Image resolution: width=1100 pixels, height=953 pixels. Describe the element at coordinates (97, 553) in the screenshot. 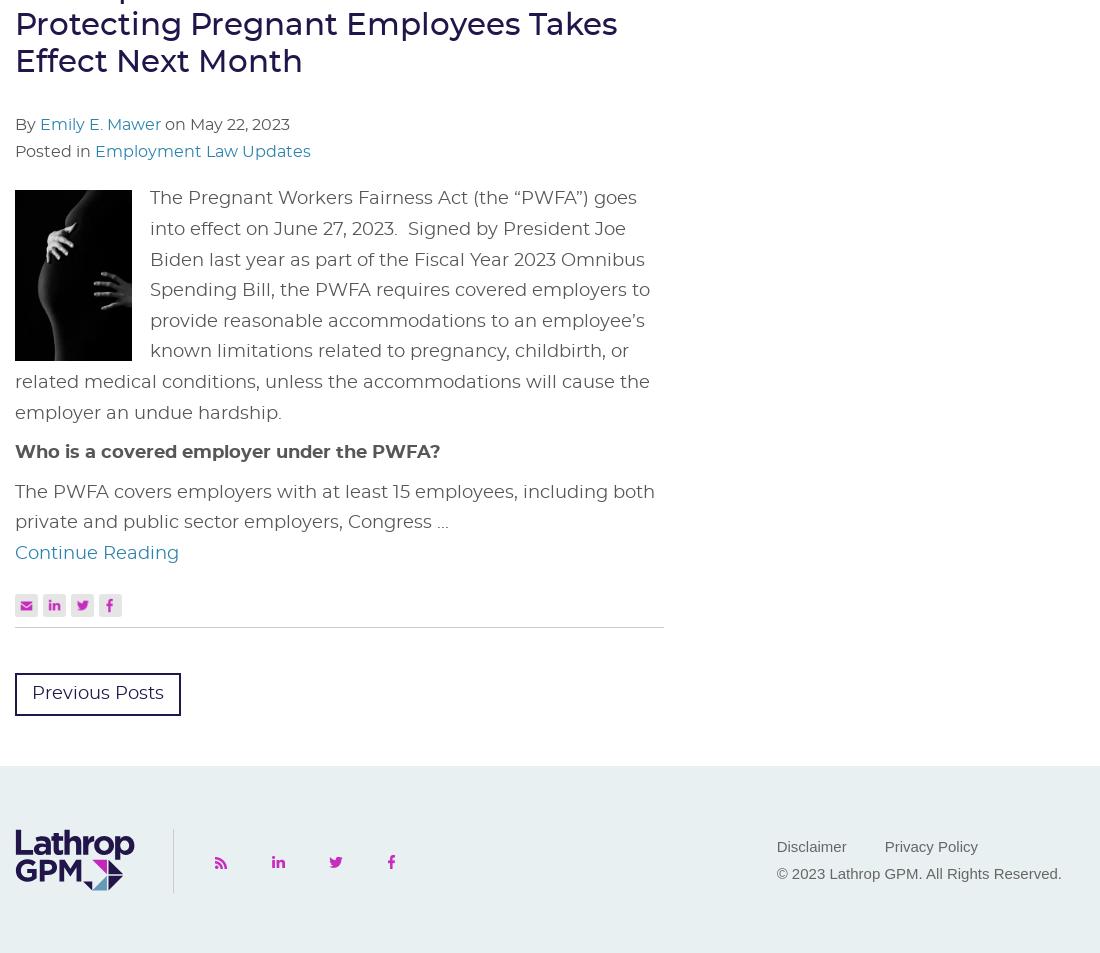

I see `'Continue Reading'` at that location.